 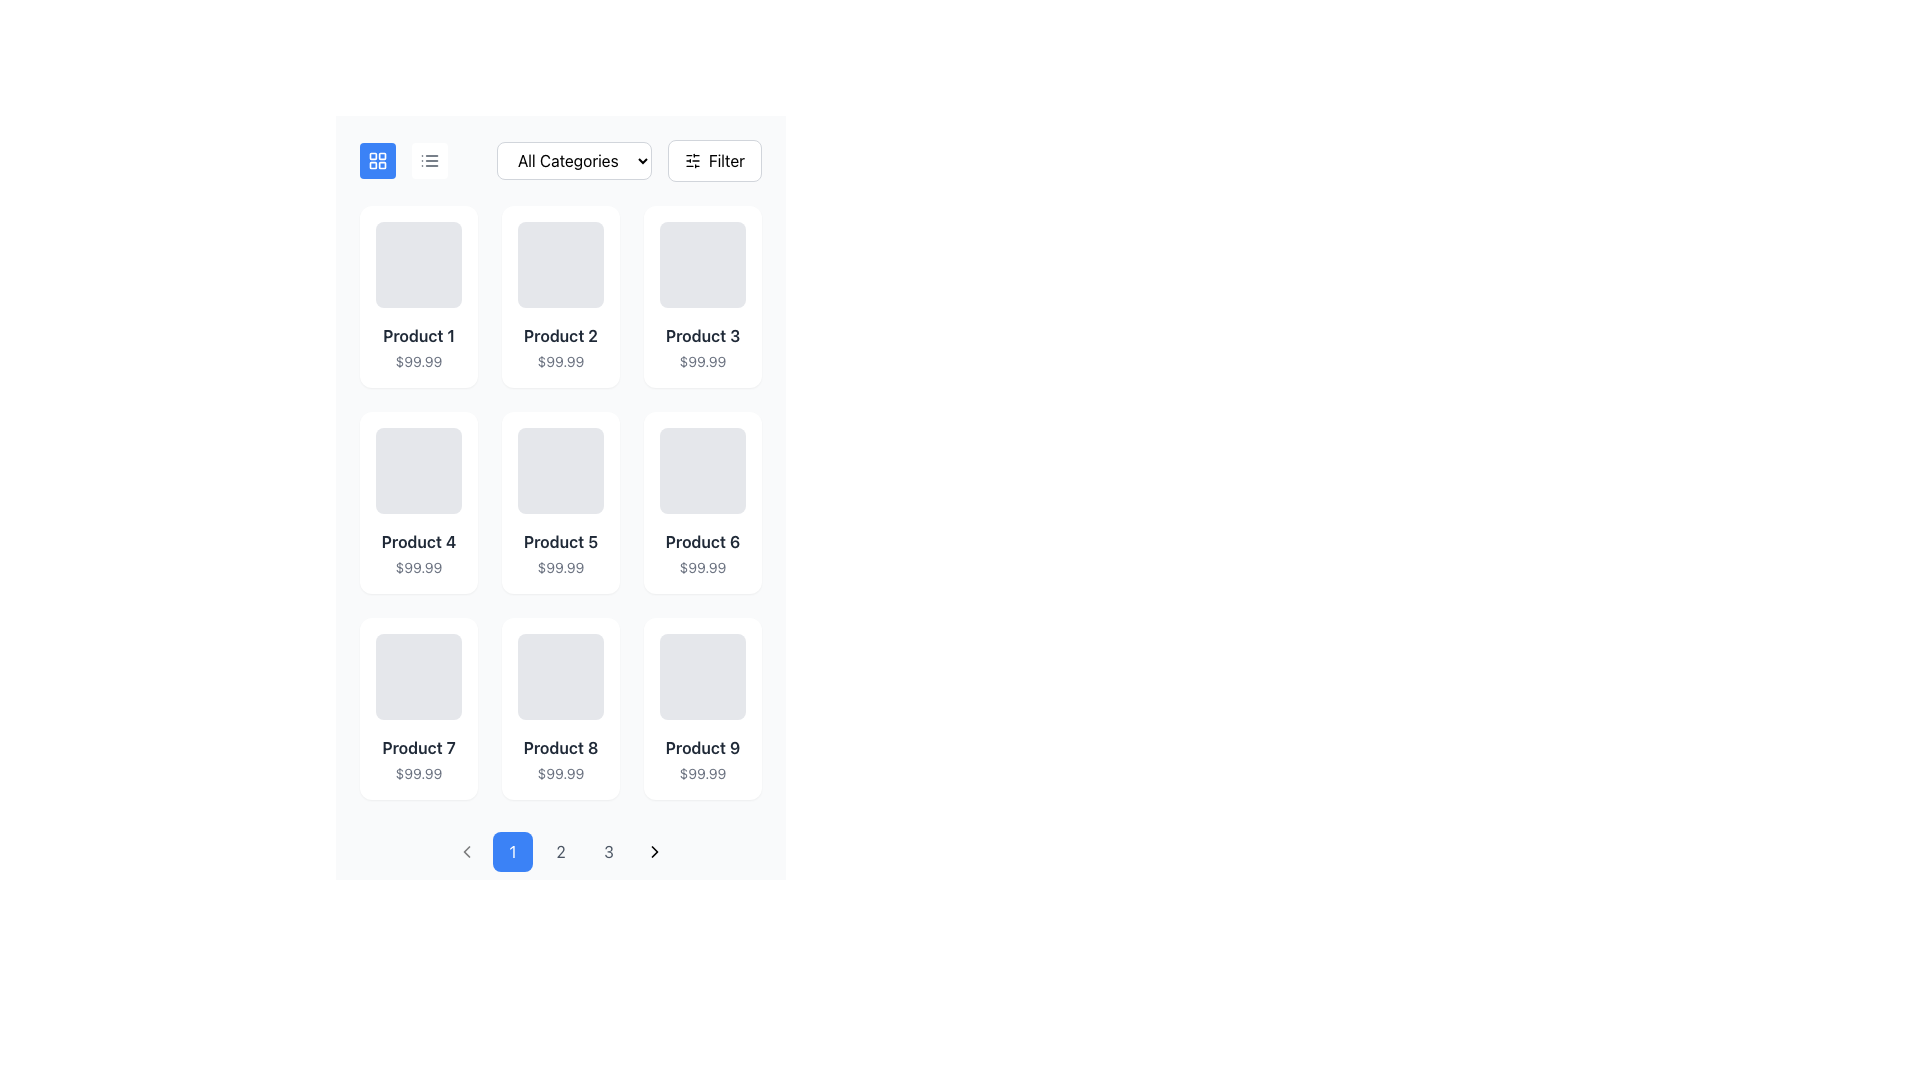 What do you see at coordinates (560, 852) in the screenshot?
I see `the button displaying the number '2' in the pagination component` at bounding box center [560, 852].